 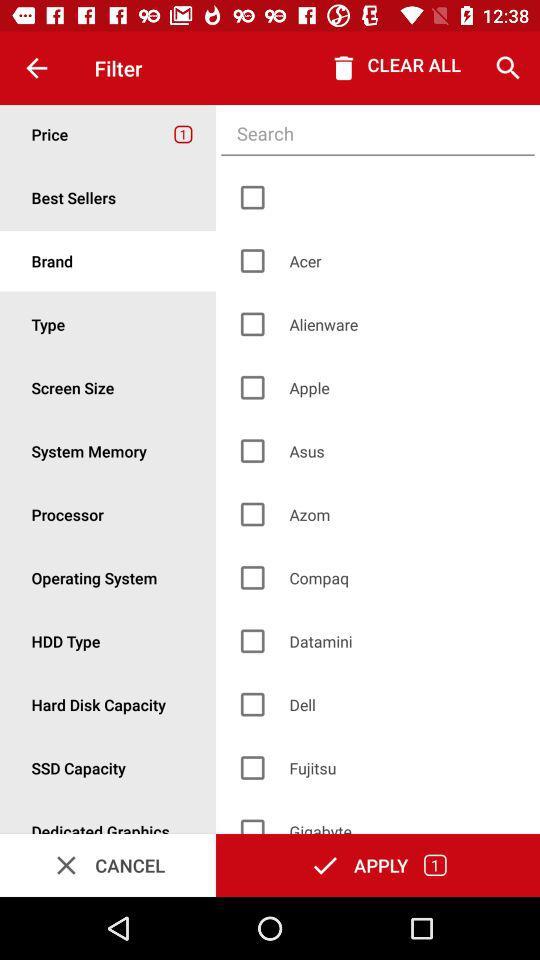 What do you see at coordinates (108, 767) in the screenshot?
I see `the more icon` at bounding box center [108, 767].